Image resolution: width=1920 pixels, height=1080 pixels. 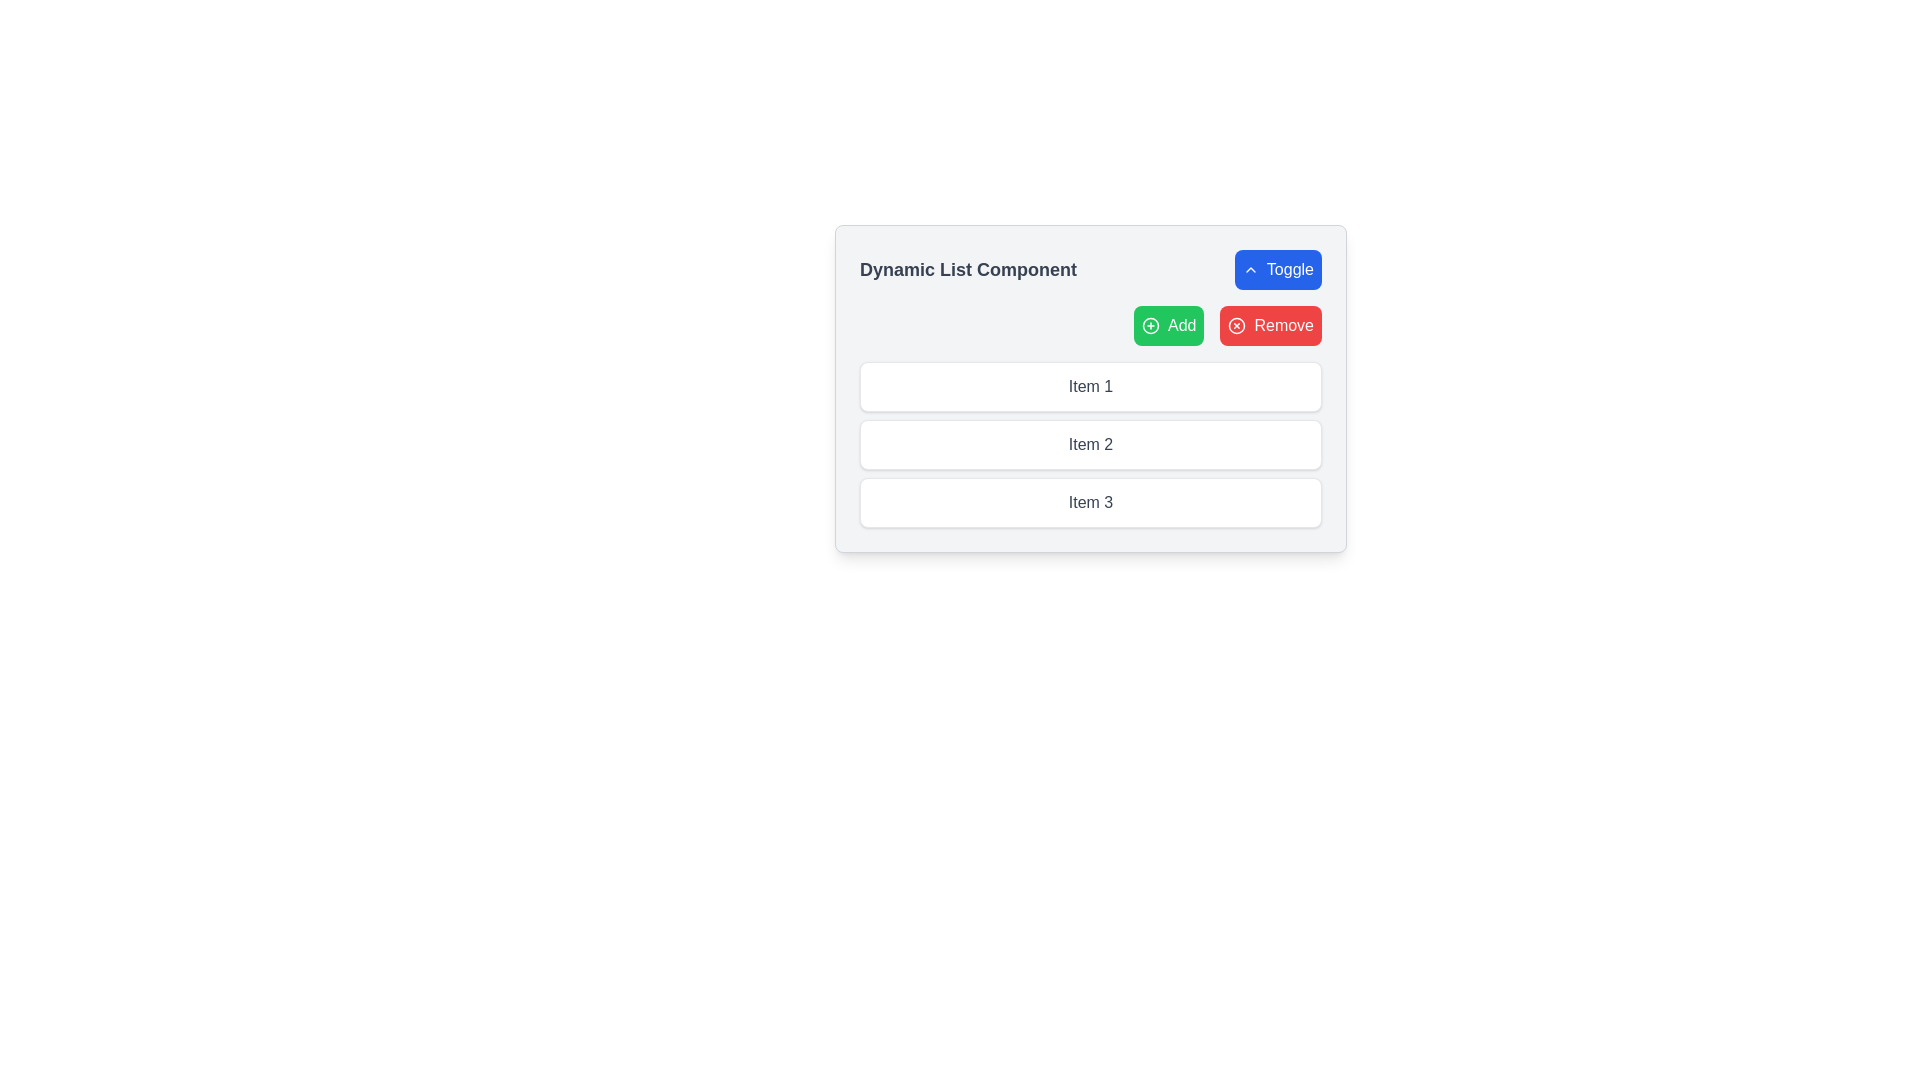 I want to click on the rectangular button with a white background, rounded corners, and the text 'Item 2' in gray color, which is the second item in a vertical list, so click(x=1089, y=443).